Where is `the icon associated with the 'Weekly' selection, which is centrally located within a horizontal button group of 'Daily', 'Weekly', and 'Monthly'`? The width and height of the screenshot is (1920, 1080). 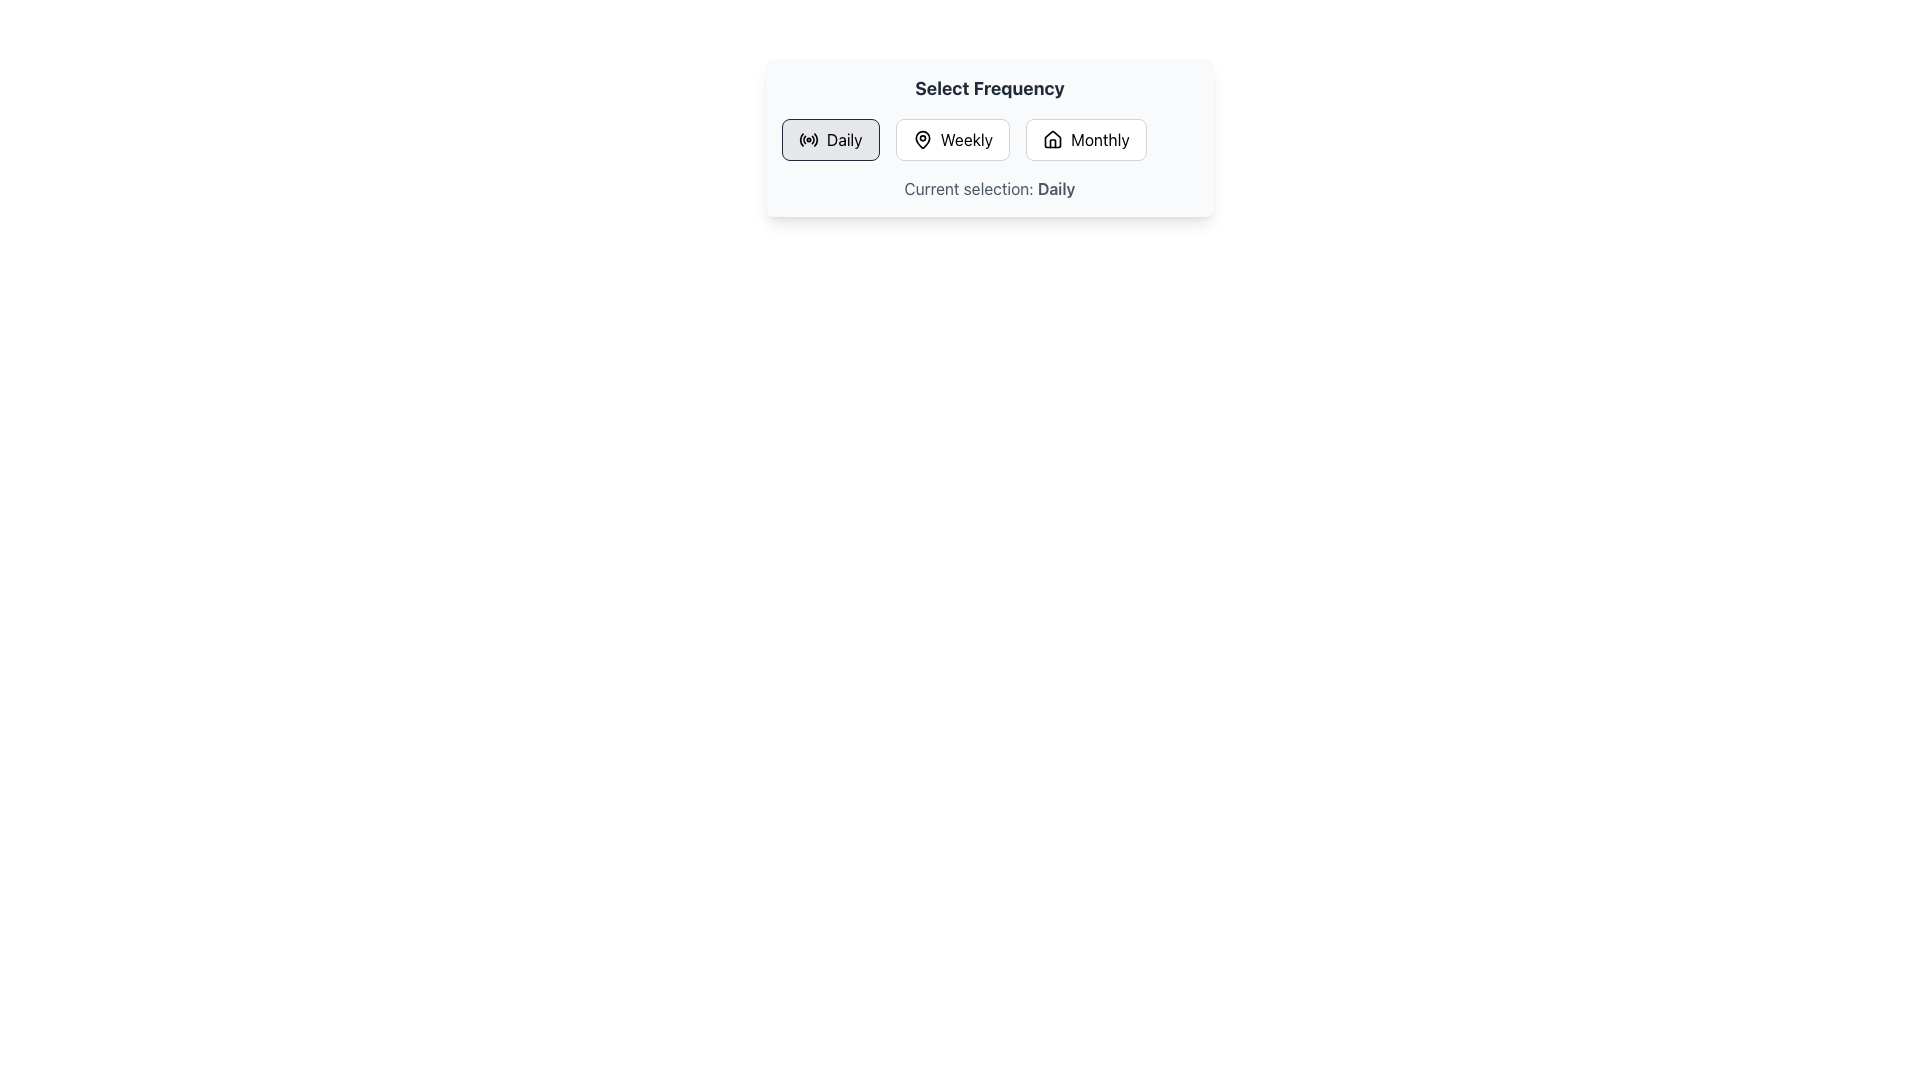
the icon associated with the 'Weekly' selection, which is centrally located within a horizontal button group of 'Daily', 'Weekly', and 'Monthly' is located at coordinates (921, 138).